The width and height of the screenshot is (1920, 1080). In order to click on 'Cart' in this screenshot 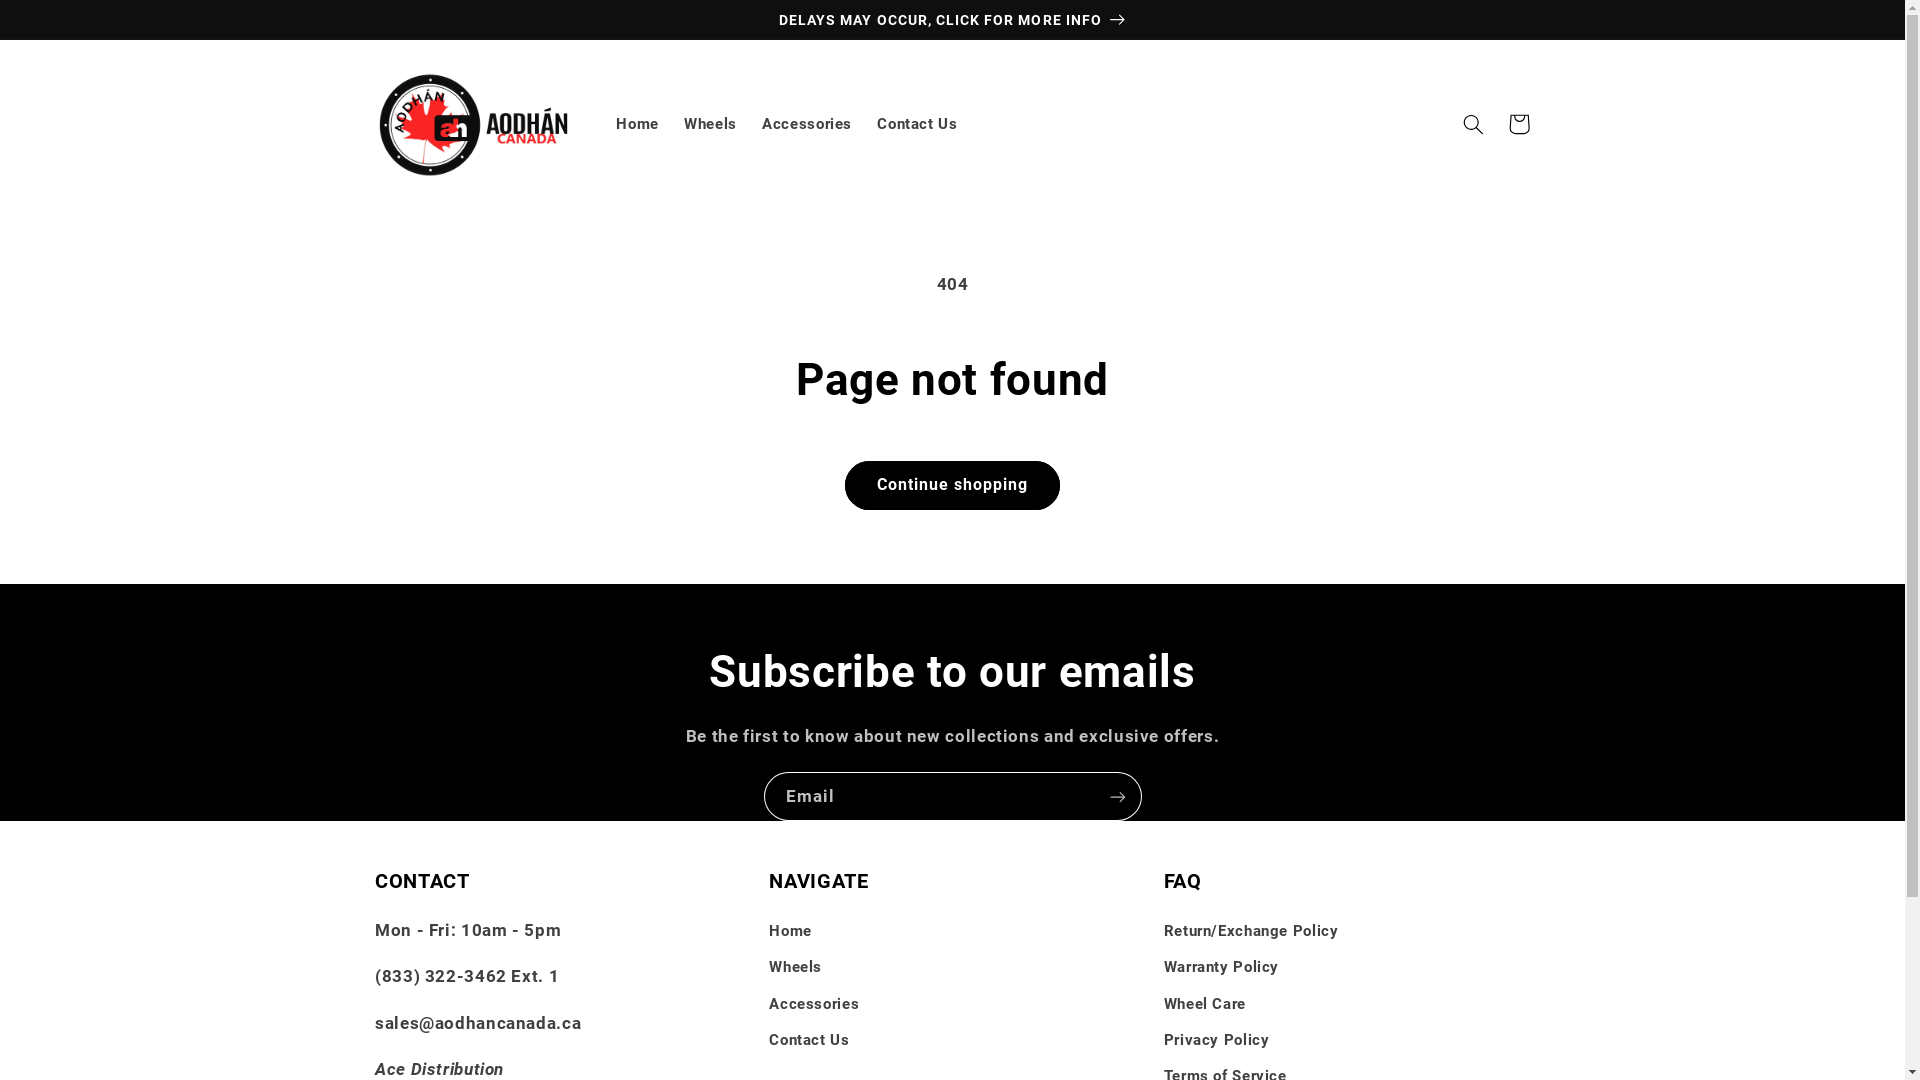, I will do `click(1518, 123)`.